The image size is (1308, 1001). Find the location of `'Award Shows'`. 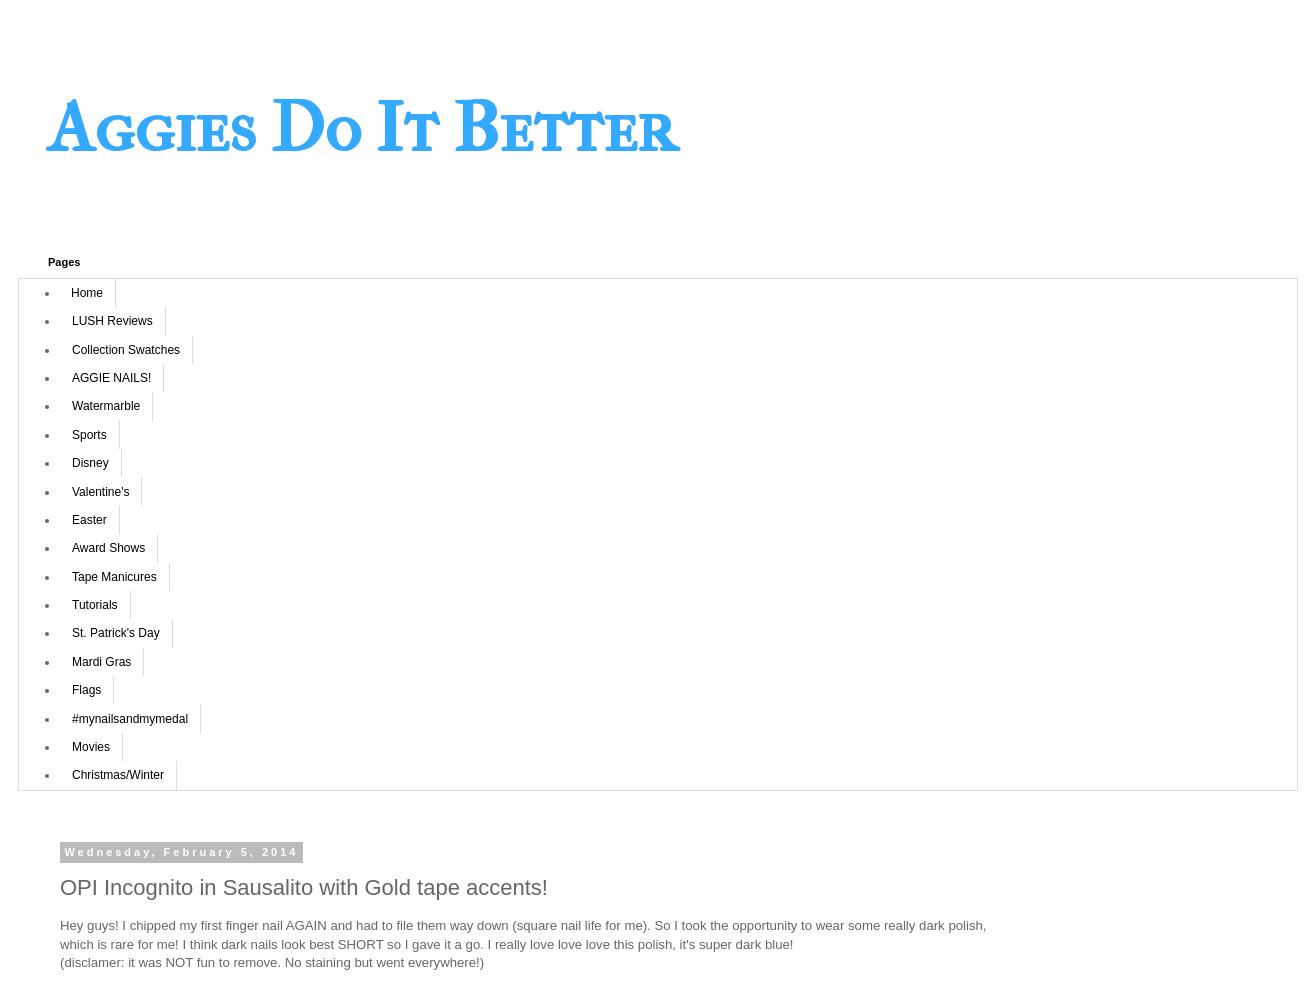

'Award Shows' is located at coordinates (71, 547).